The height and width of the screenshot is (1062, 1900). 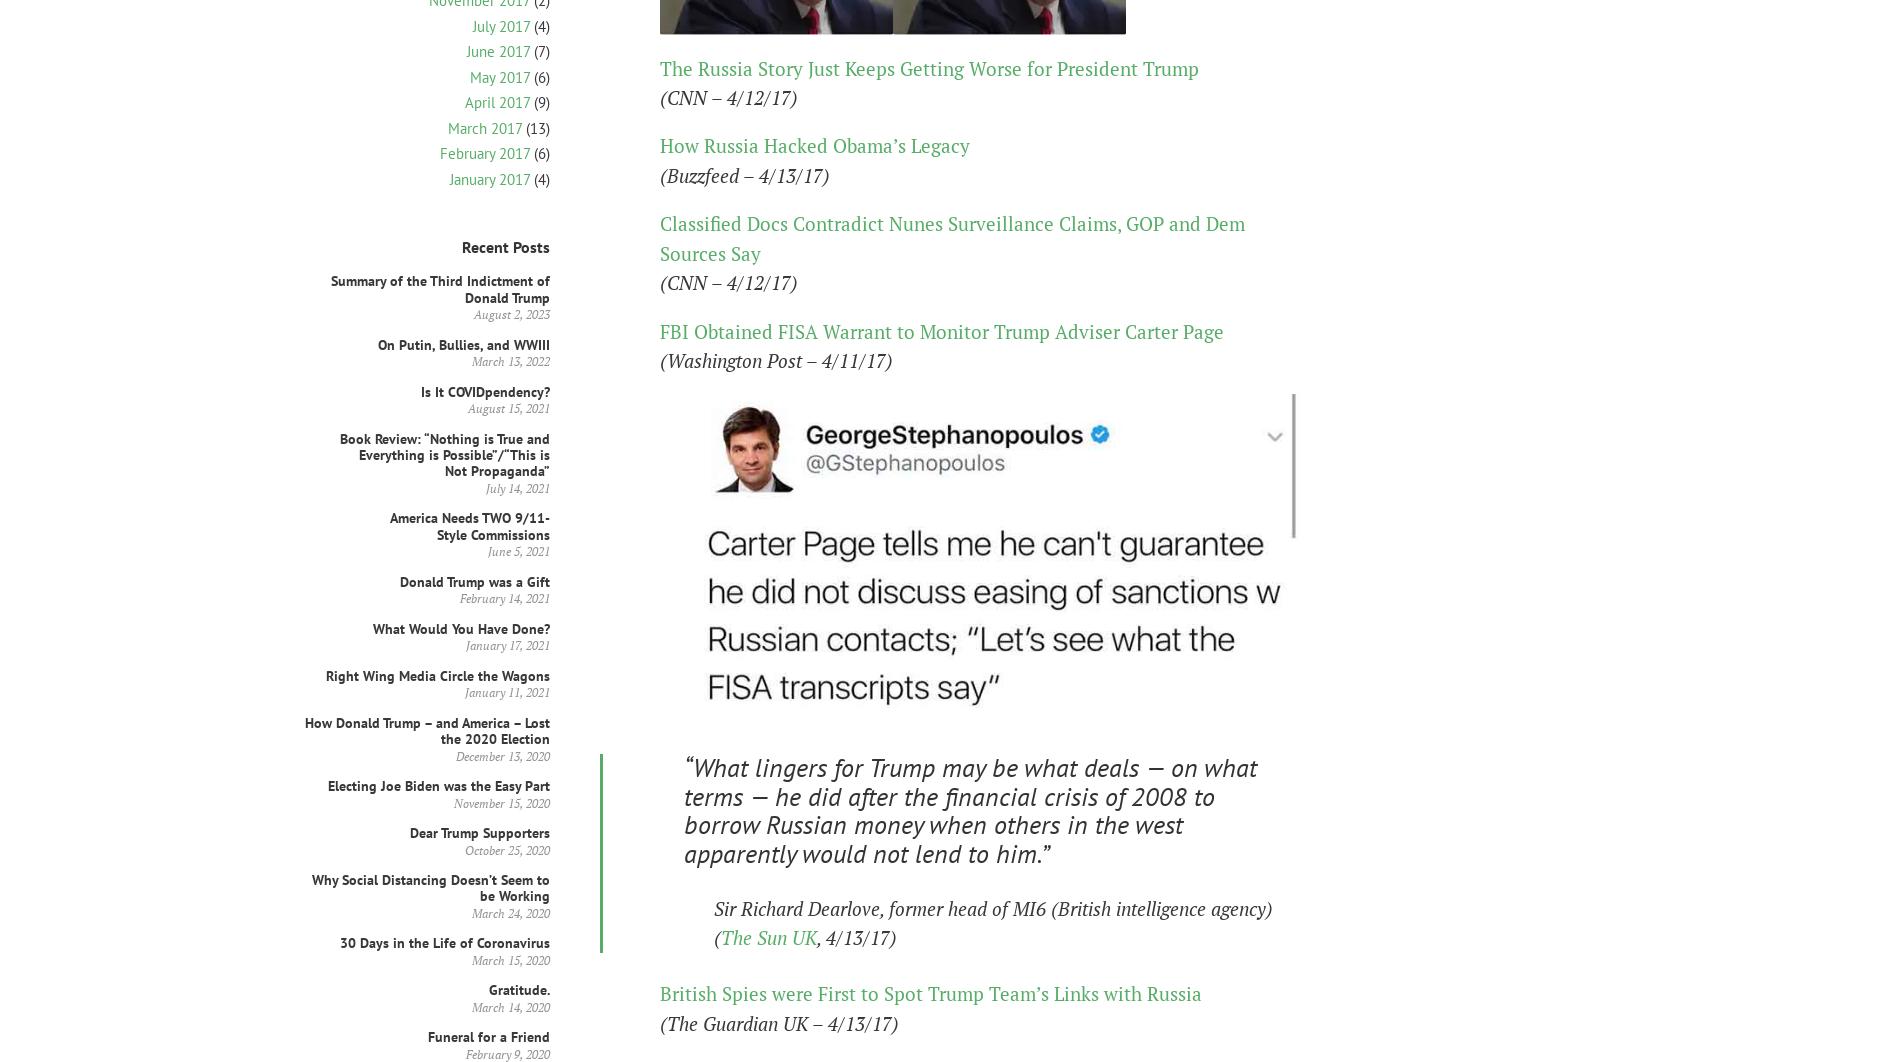 What do you see at coordinates (501, 801) in the screenshot?
I see `'November 15, 2020'` at bounding box center [501, 801].